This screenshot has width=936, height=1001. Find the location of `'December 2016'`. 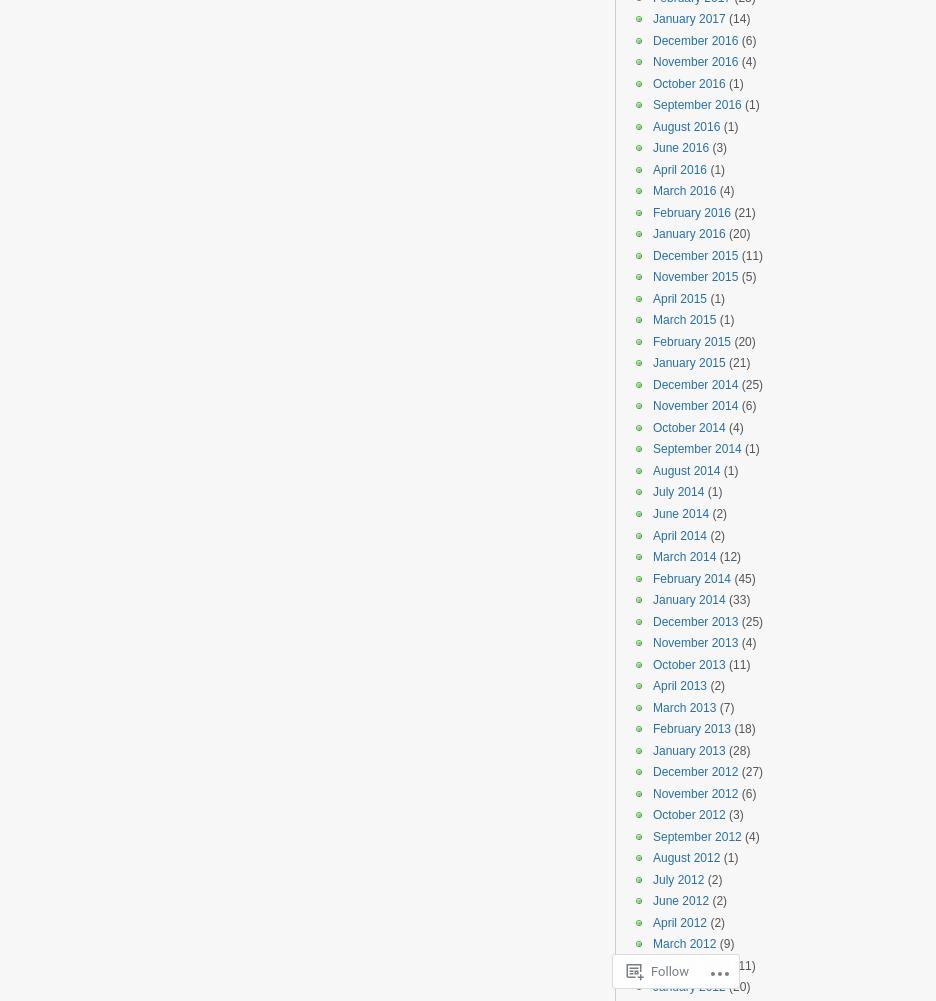

'December 2016' is located at coordinates (695, 40).